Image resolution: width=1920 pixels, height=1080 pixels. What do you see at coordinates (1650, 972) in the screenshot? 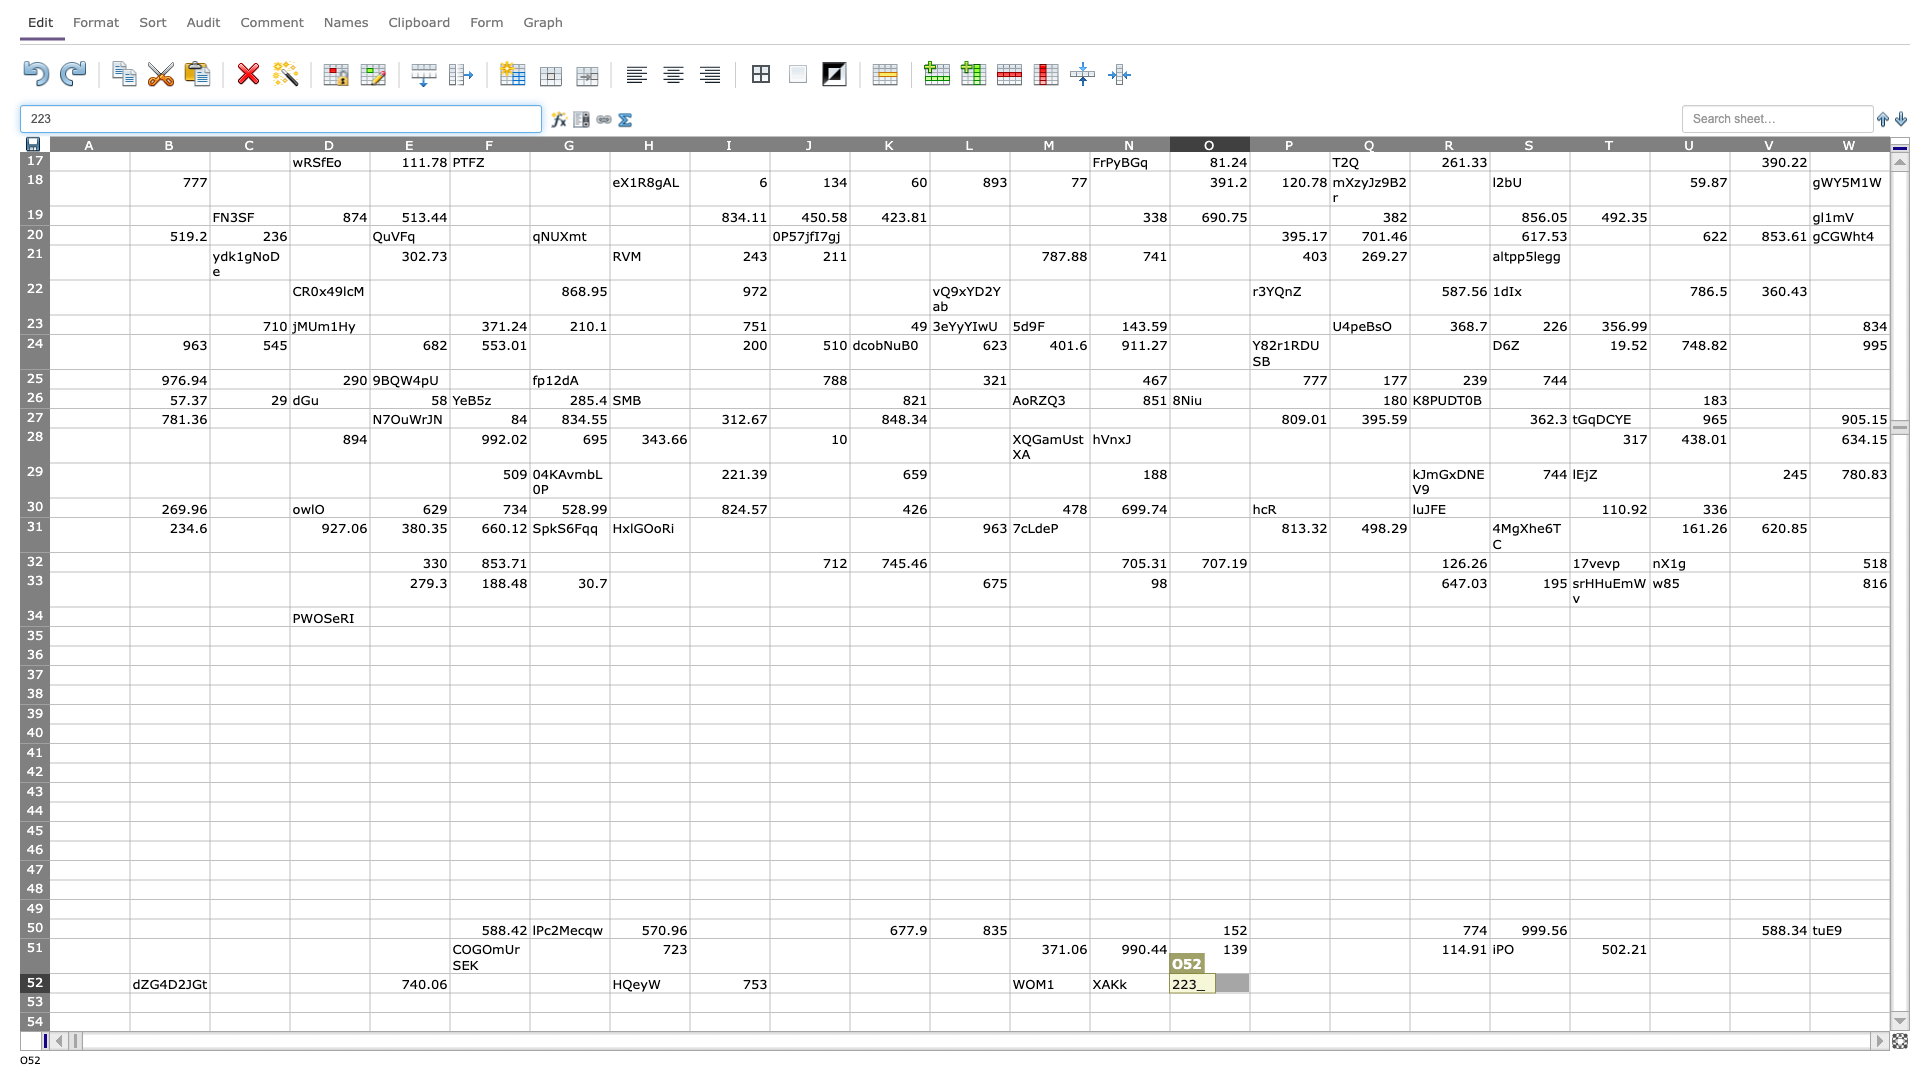
I see `top left corner of U52` at bounding box center [1650, 972].